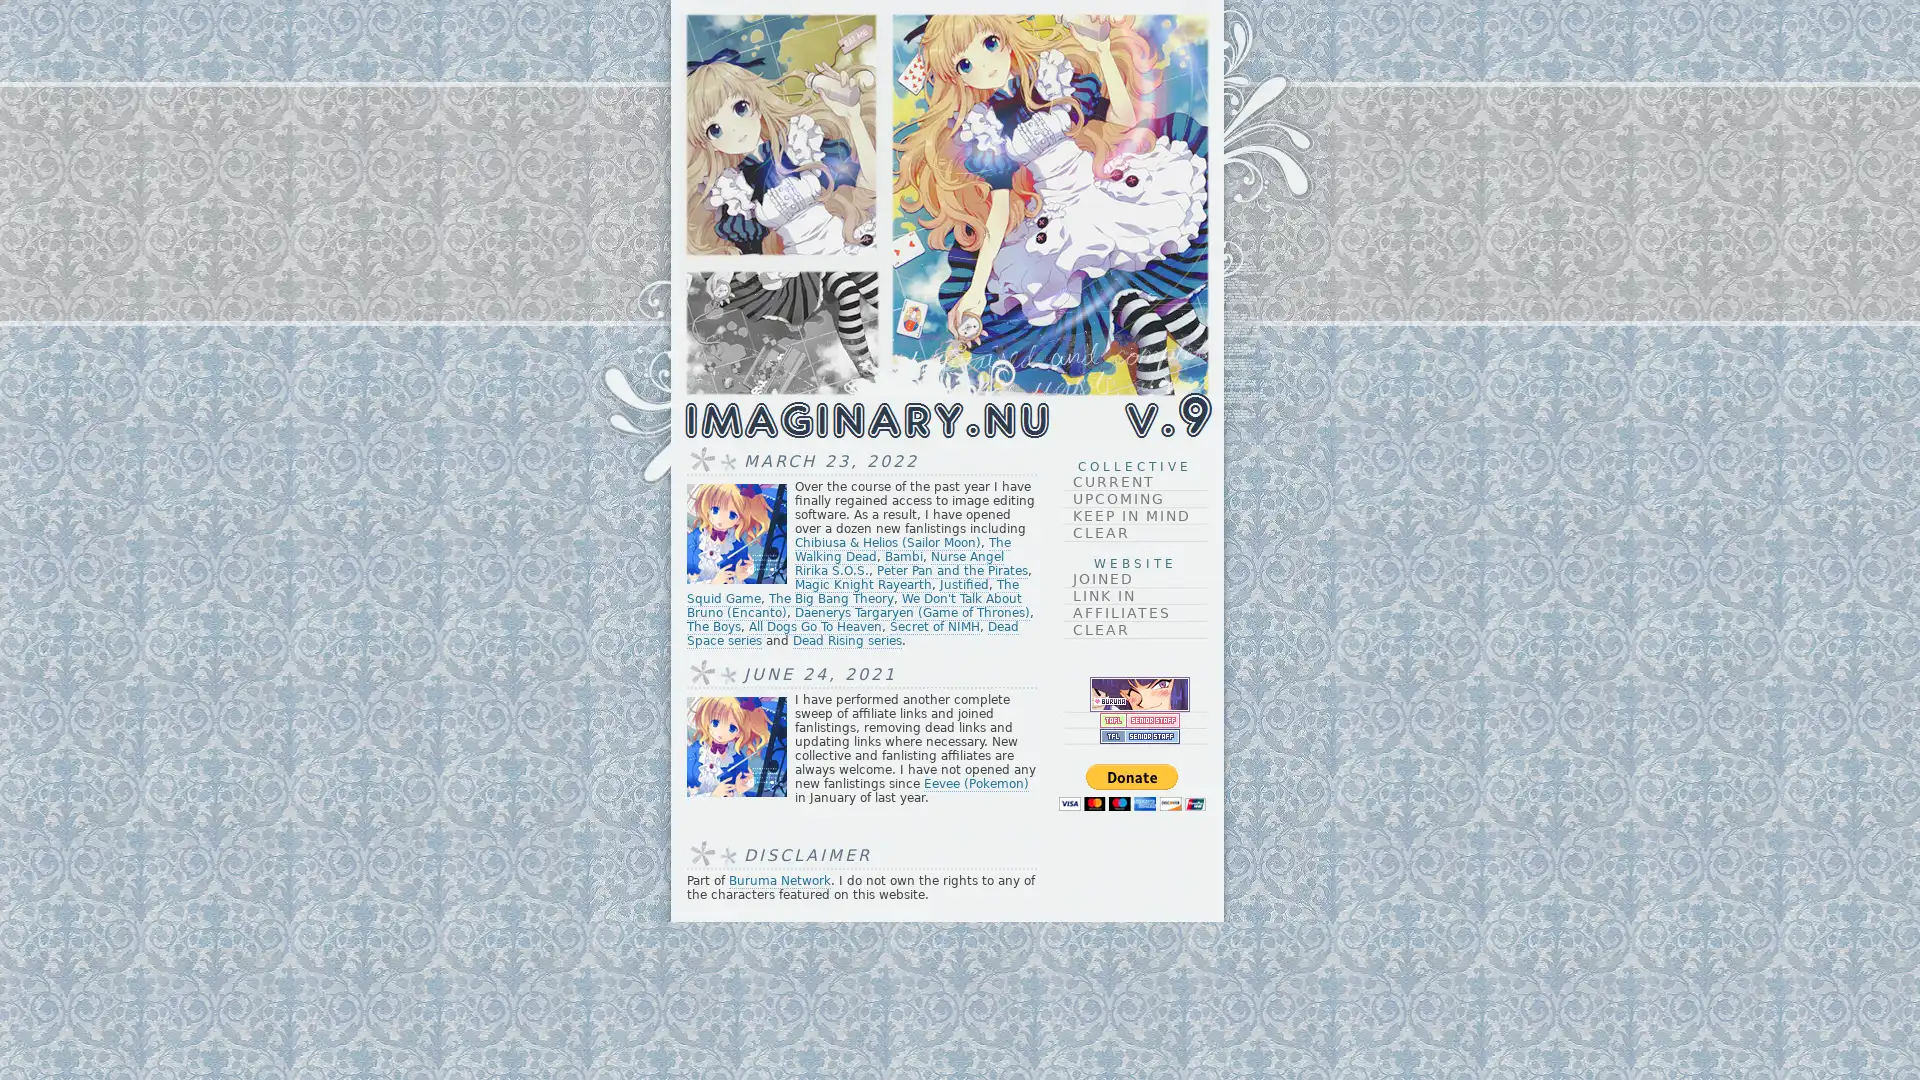 The image size is (1920, 1080). I want to click on PayPal - The safer, easier way to pay online!, so click(1131, 786).